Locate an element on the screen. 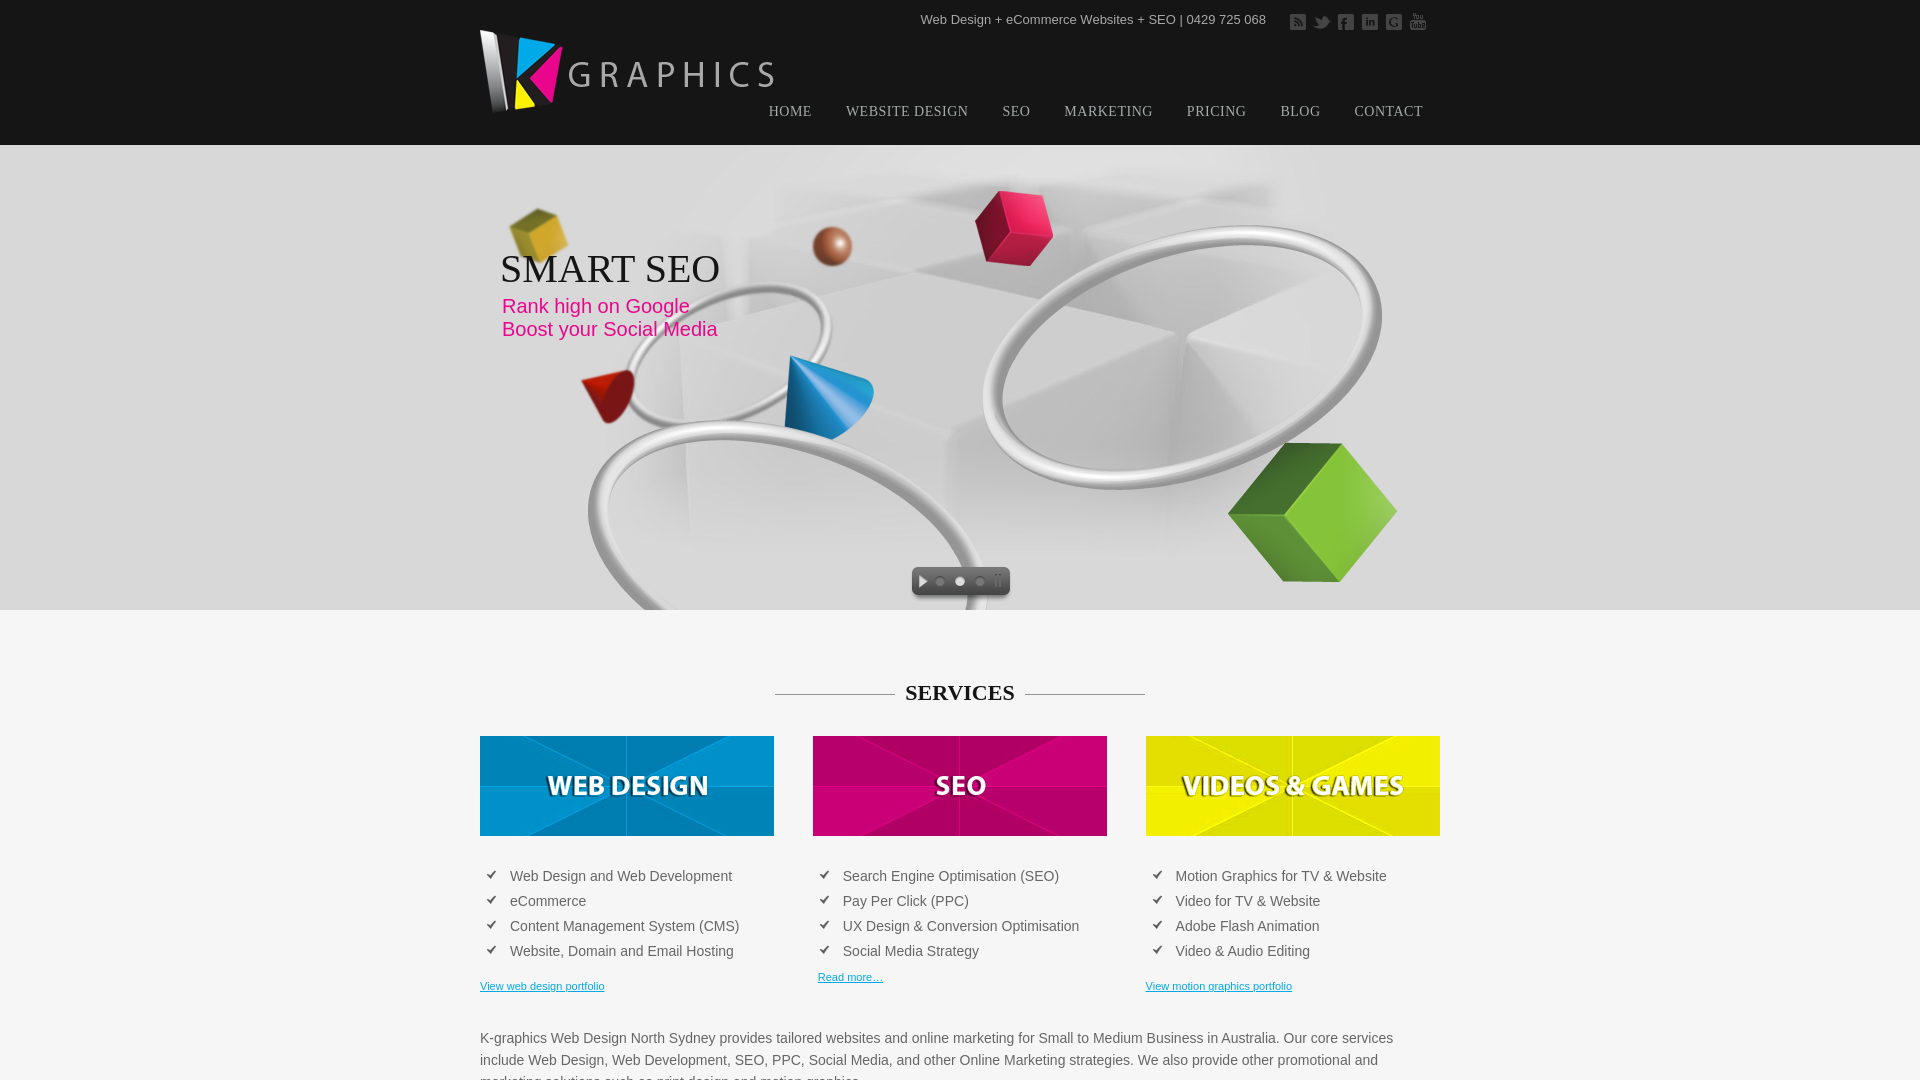 The image size is (1920, 1080). 'View motion graphics portfolio' is located at coordinates (1218, 985).